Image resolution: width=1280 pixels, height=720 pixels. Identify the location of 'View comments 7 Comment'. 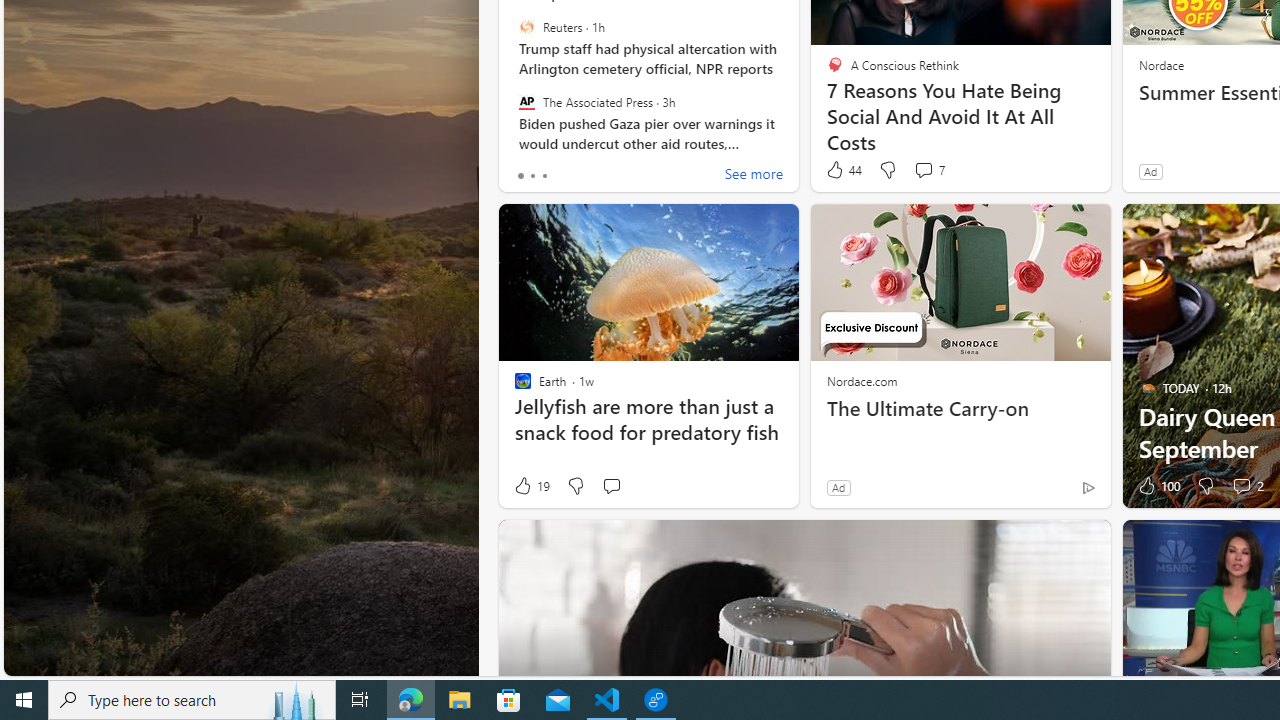
(922, 168).